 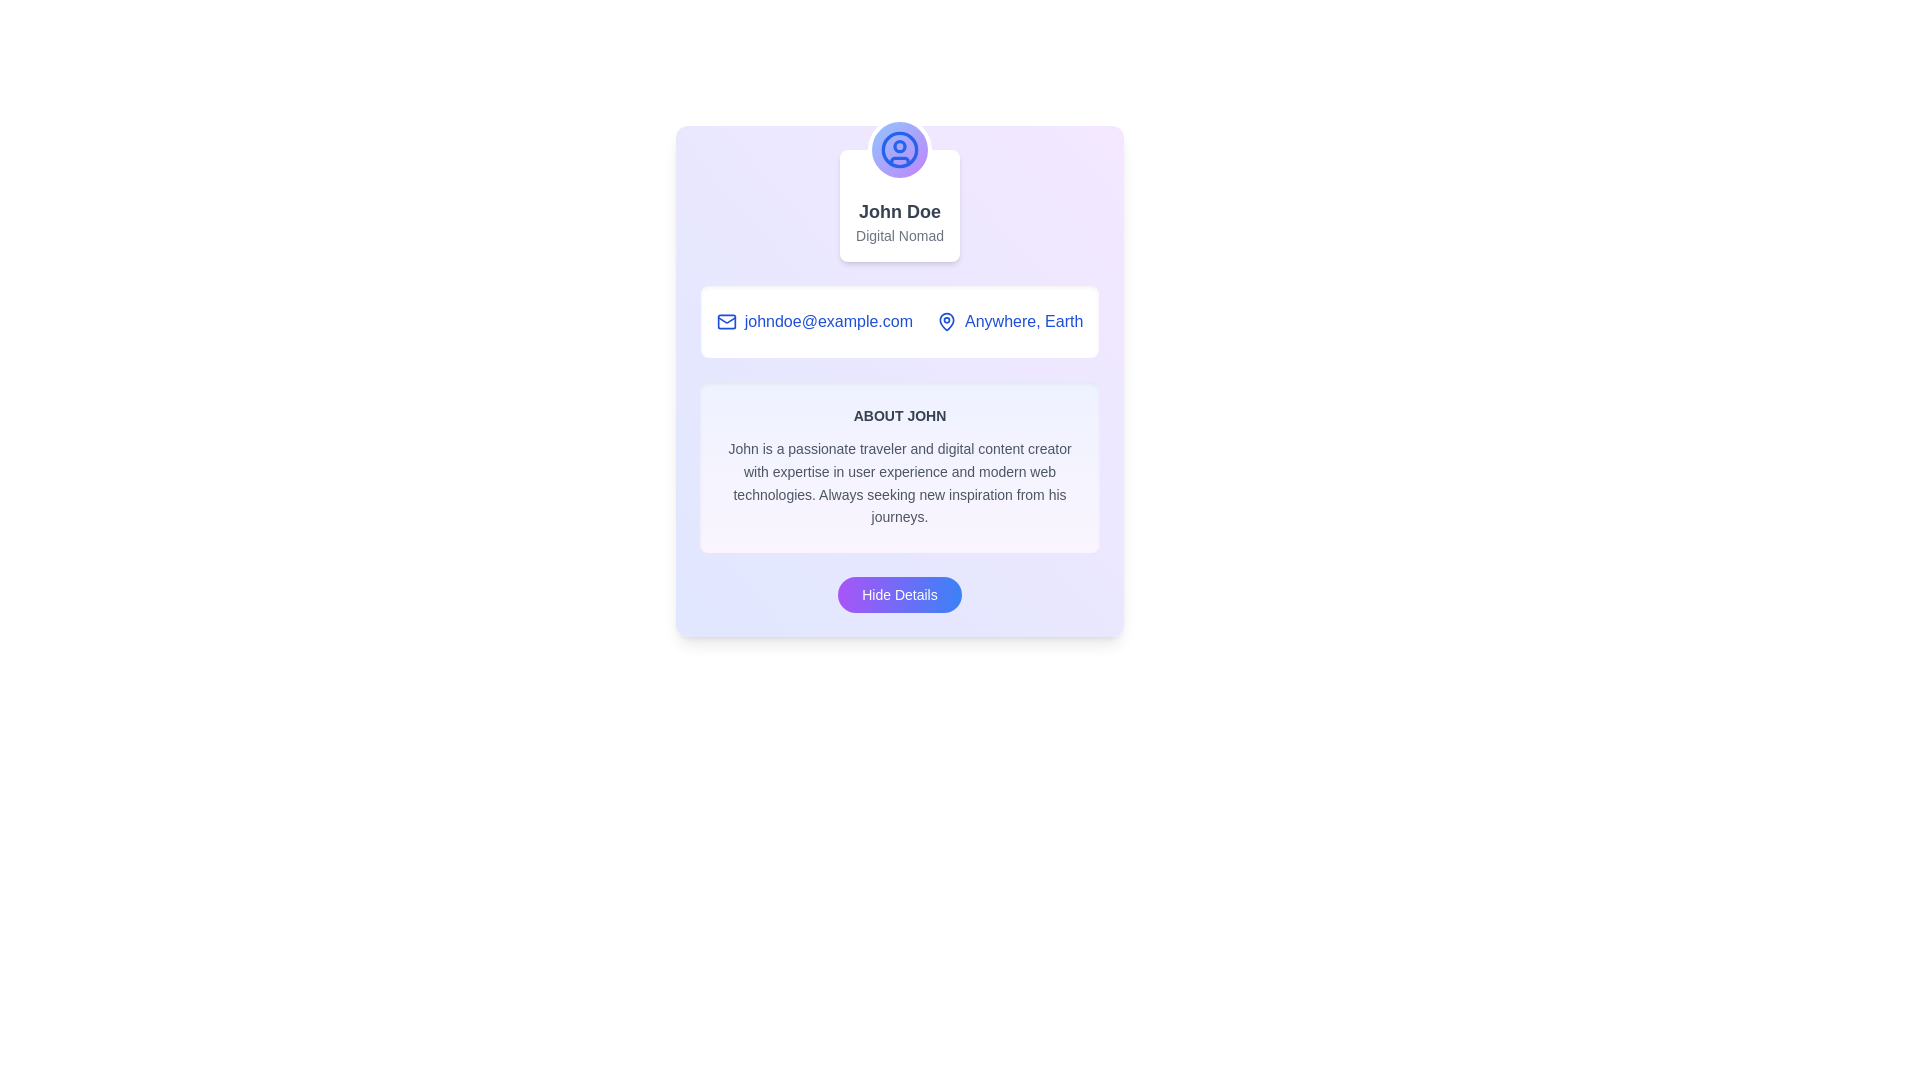 I want to click on the location marker icon representing 'Anywhere, Earth', so click(x=945, y=320).